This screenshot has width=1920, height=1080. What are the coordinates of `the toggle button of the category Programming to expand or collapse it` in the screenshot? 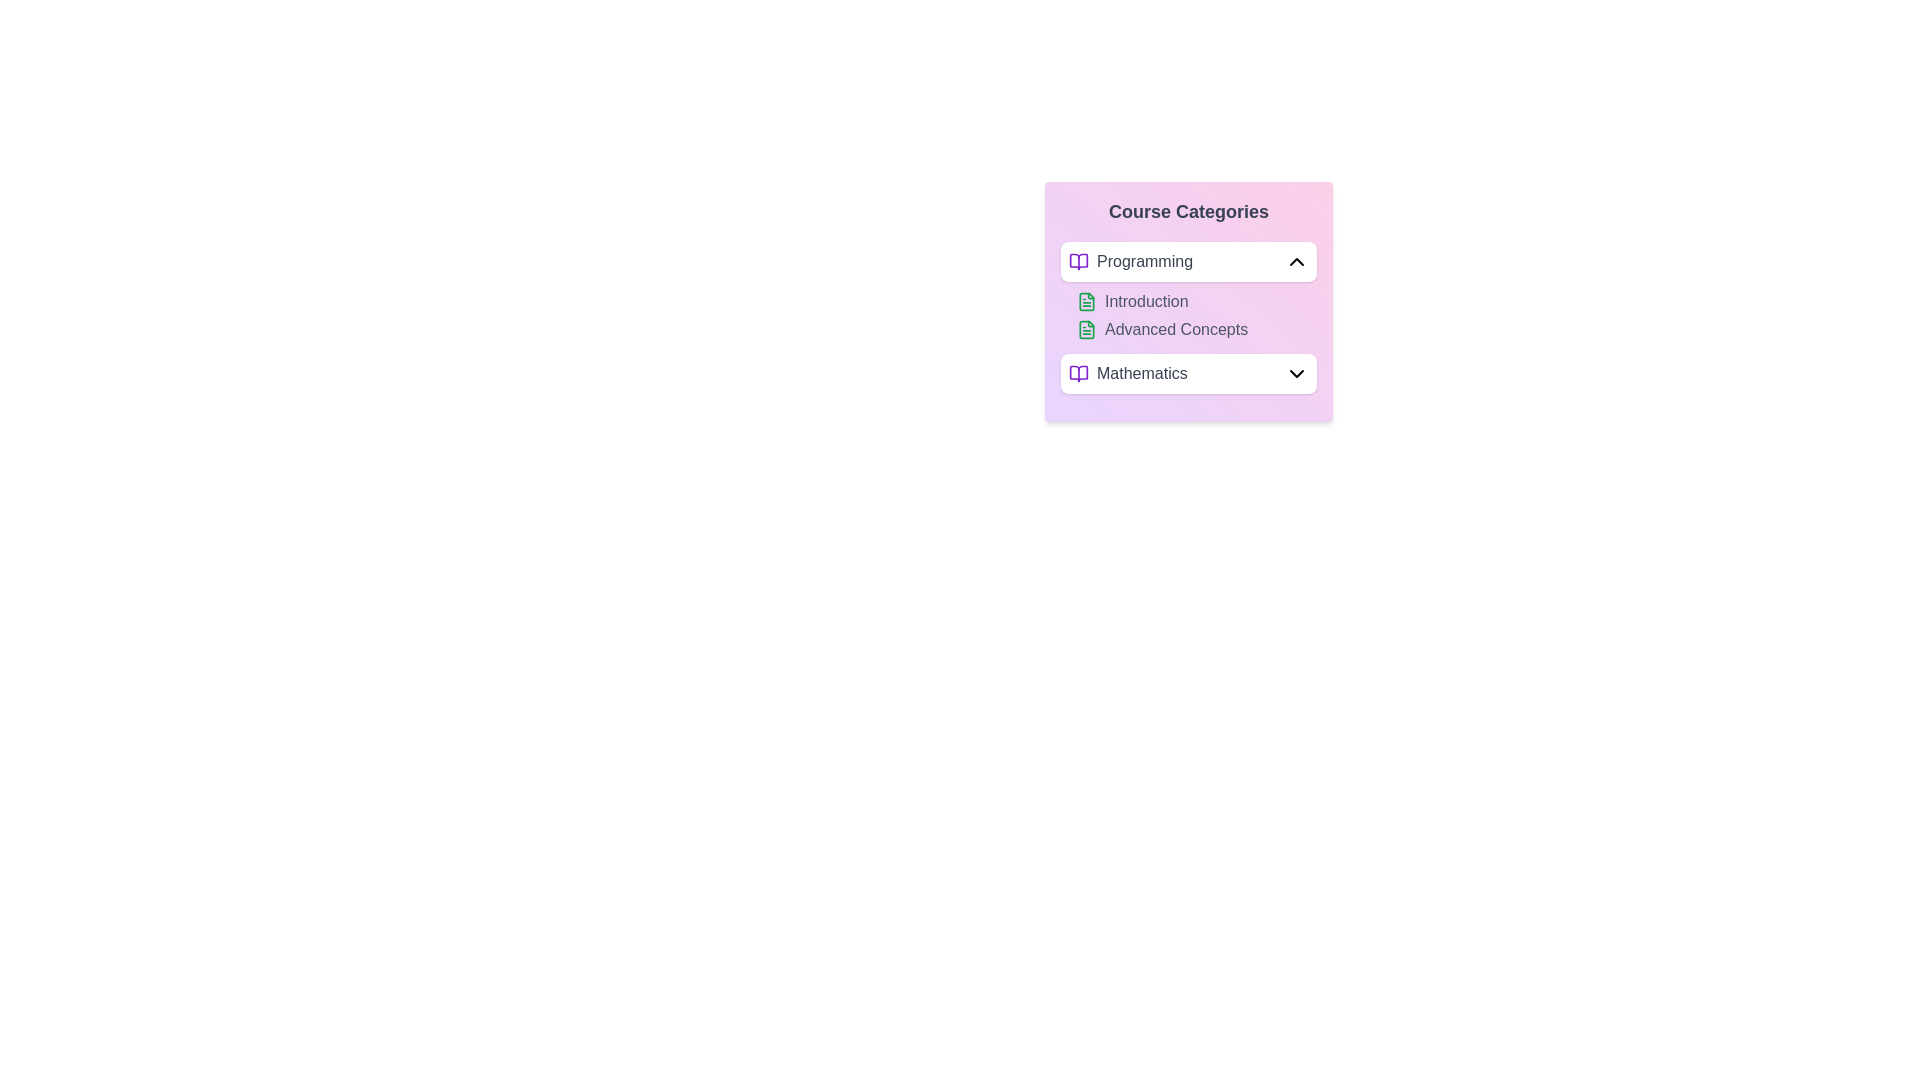 It's located at (1296, 261).